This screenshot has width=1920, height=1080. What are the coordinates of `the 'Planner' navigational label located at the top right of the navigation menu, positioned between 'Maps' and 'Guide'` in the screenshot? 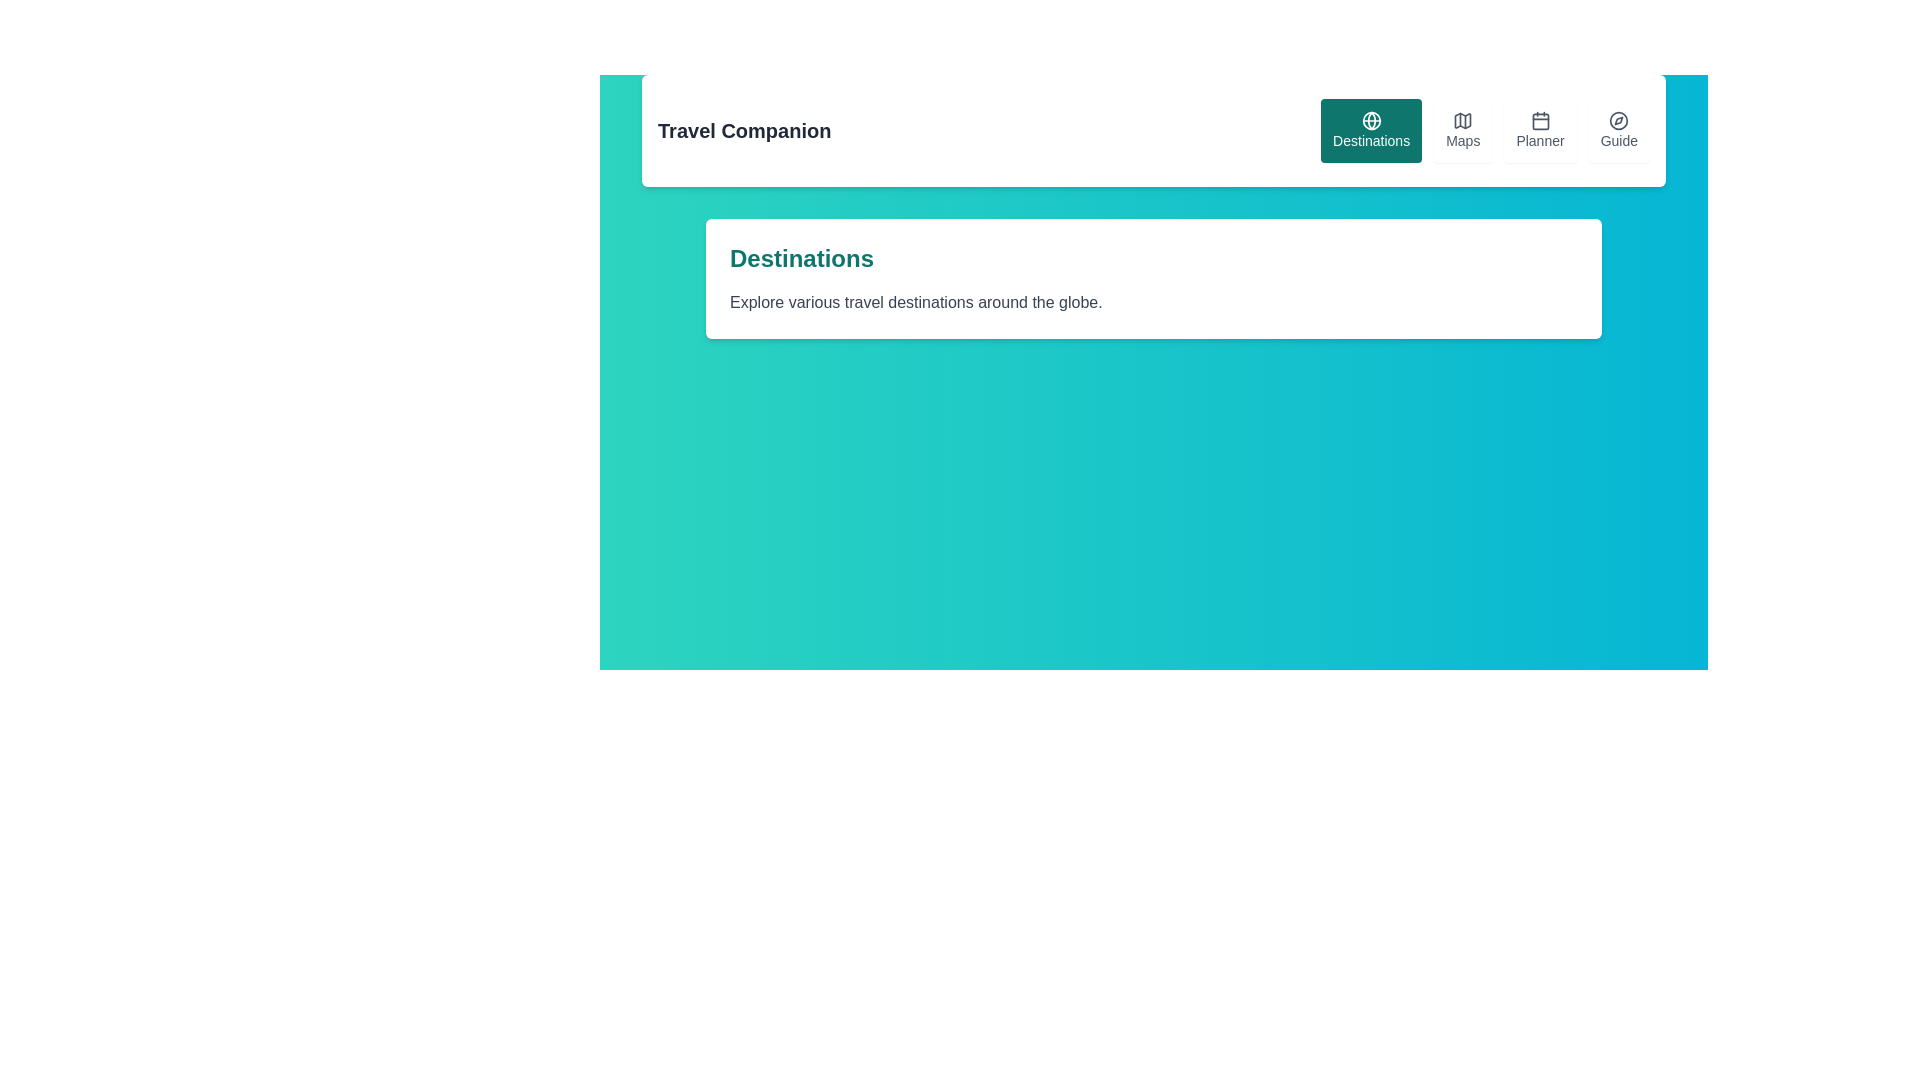 It's located at (1539, 140).